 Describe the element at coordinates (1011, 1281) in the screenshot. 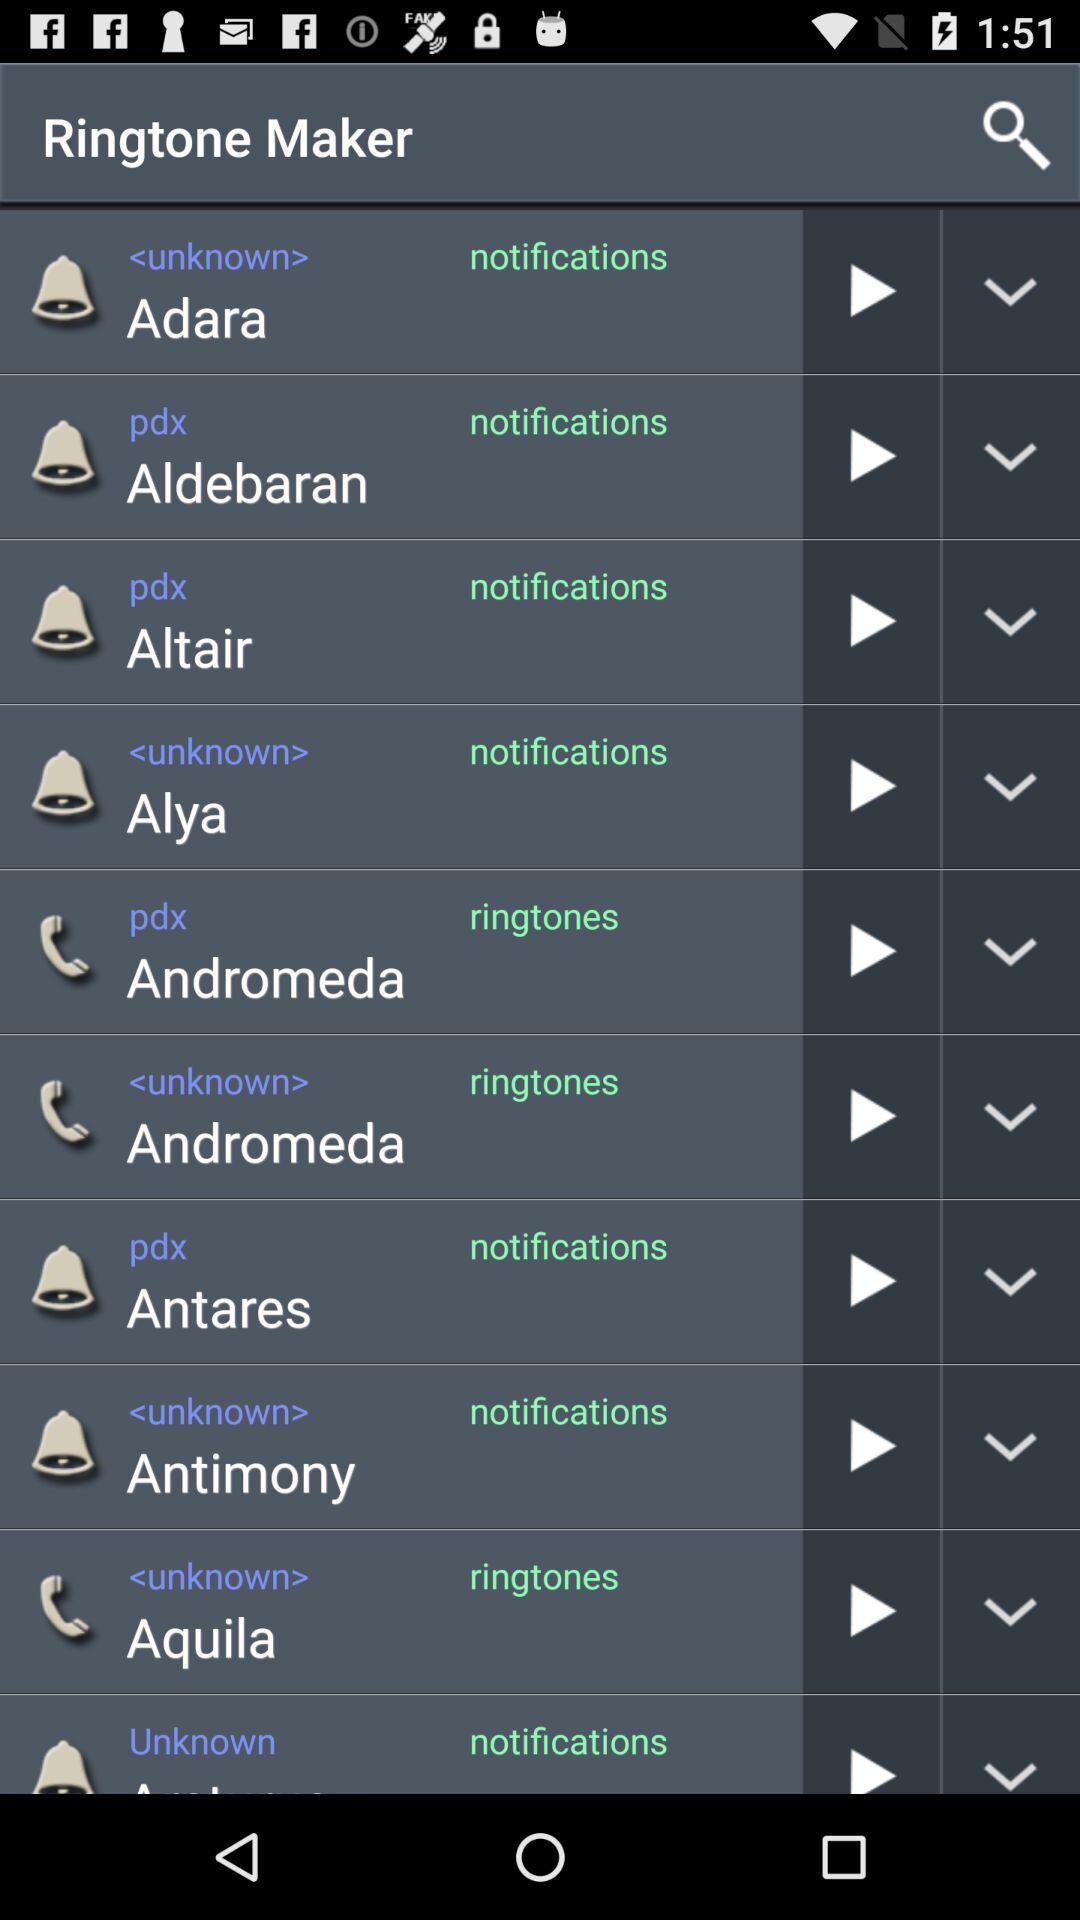

I see `show more options` at that location.